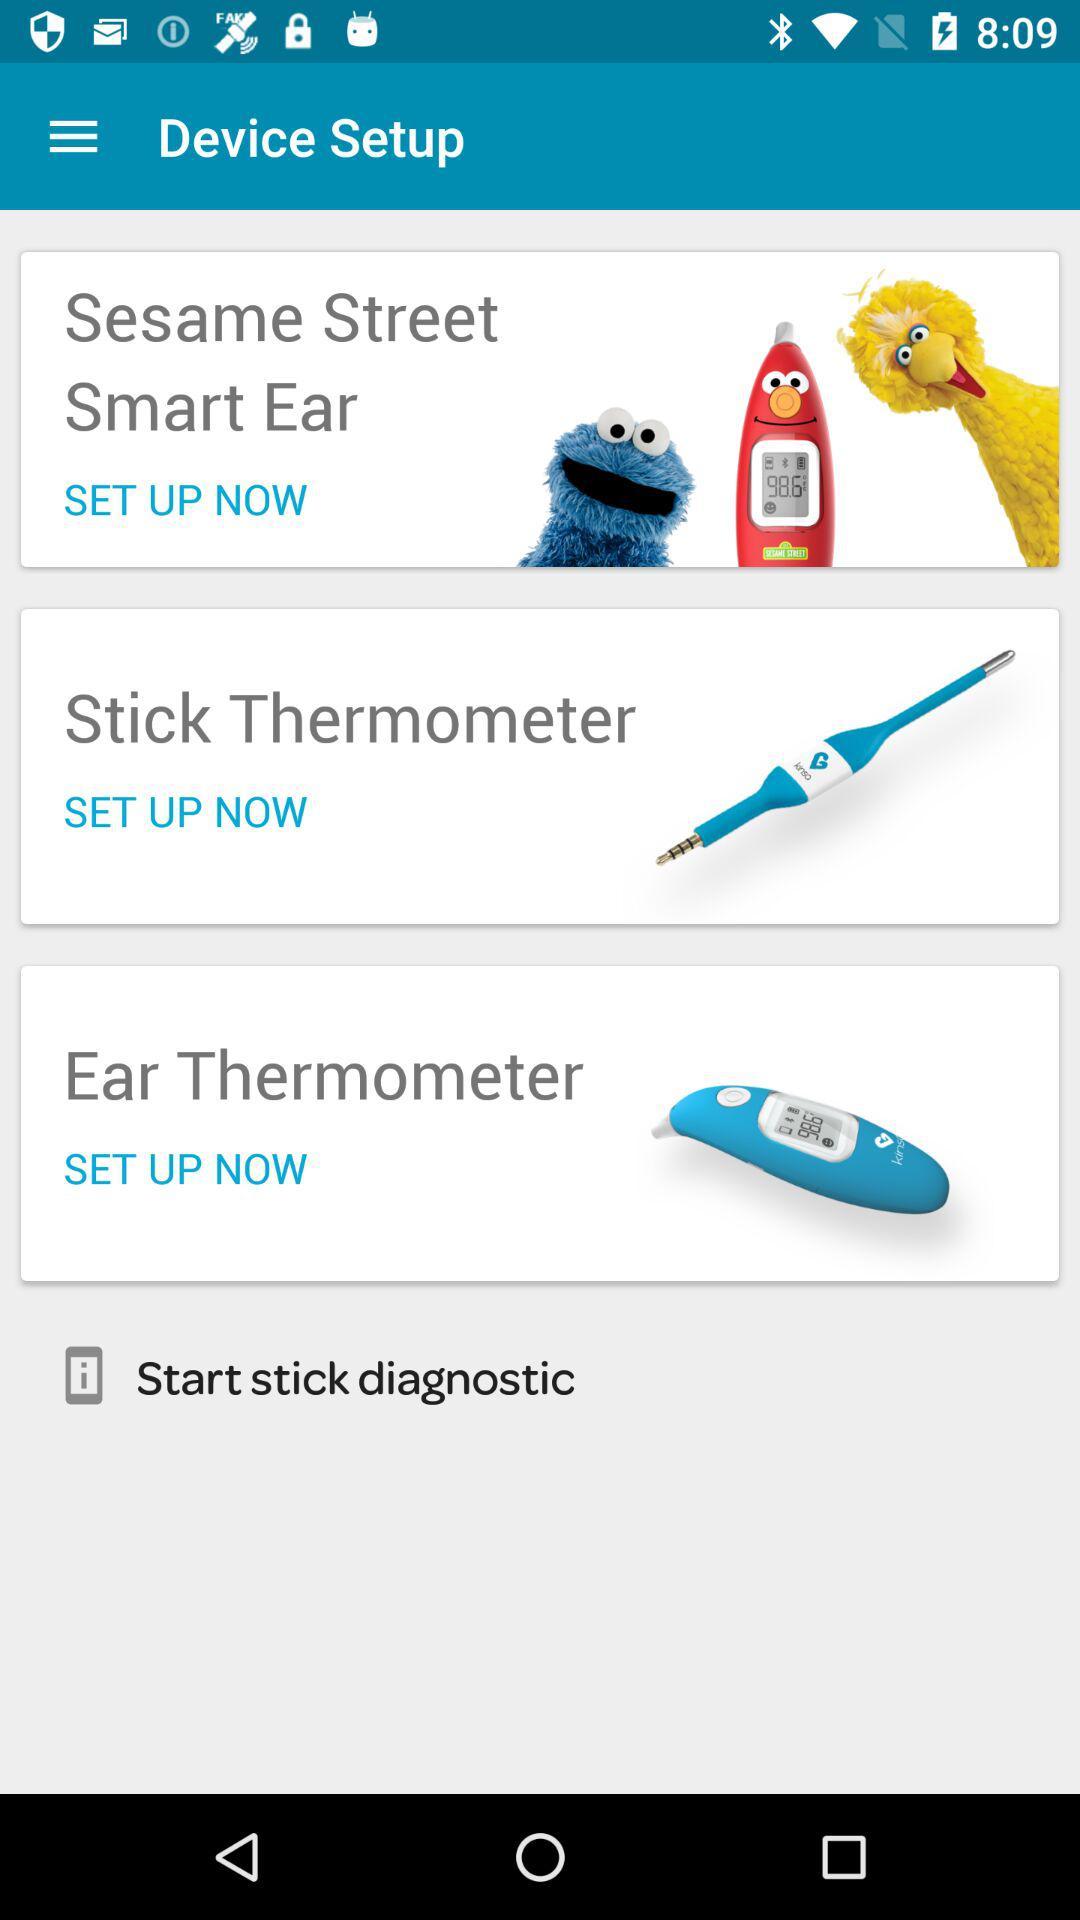 The width and height of the screenshot is (1080, 1920). What do you see at coordinates (540, 1374) in the screenshot?
I see `start stick diagnostic item` at bounding box center [540, 1374].